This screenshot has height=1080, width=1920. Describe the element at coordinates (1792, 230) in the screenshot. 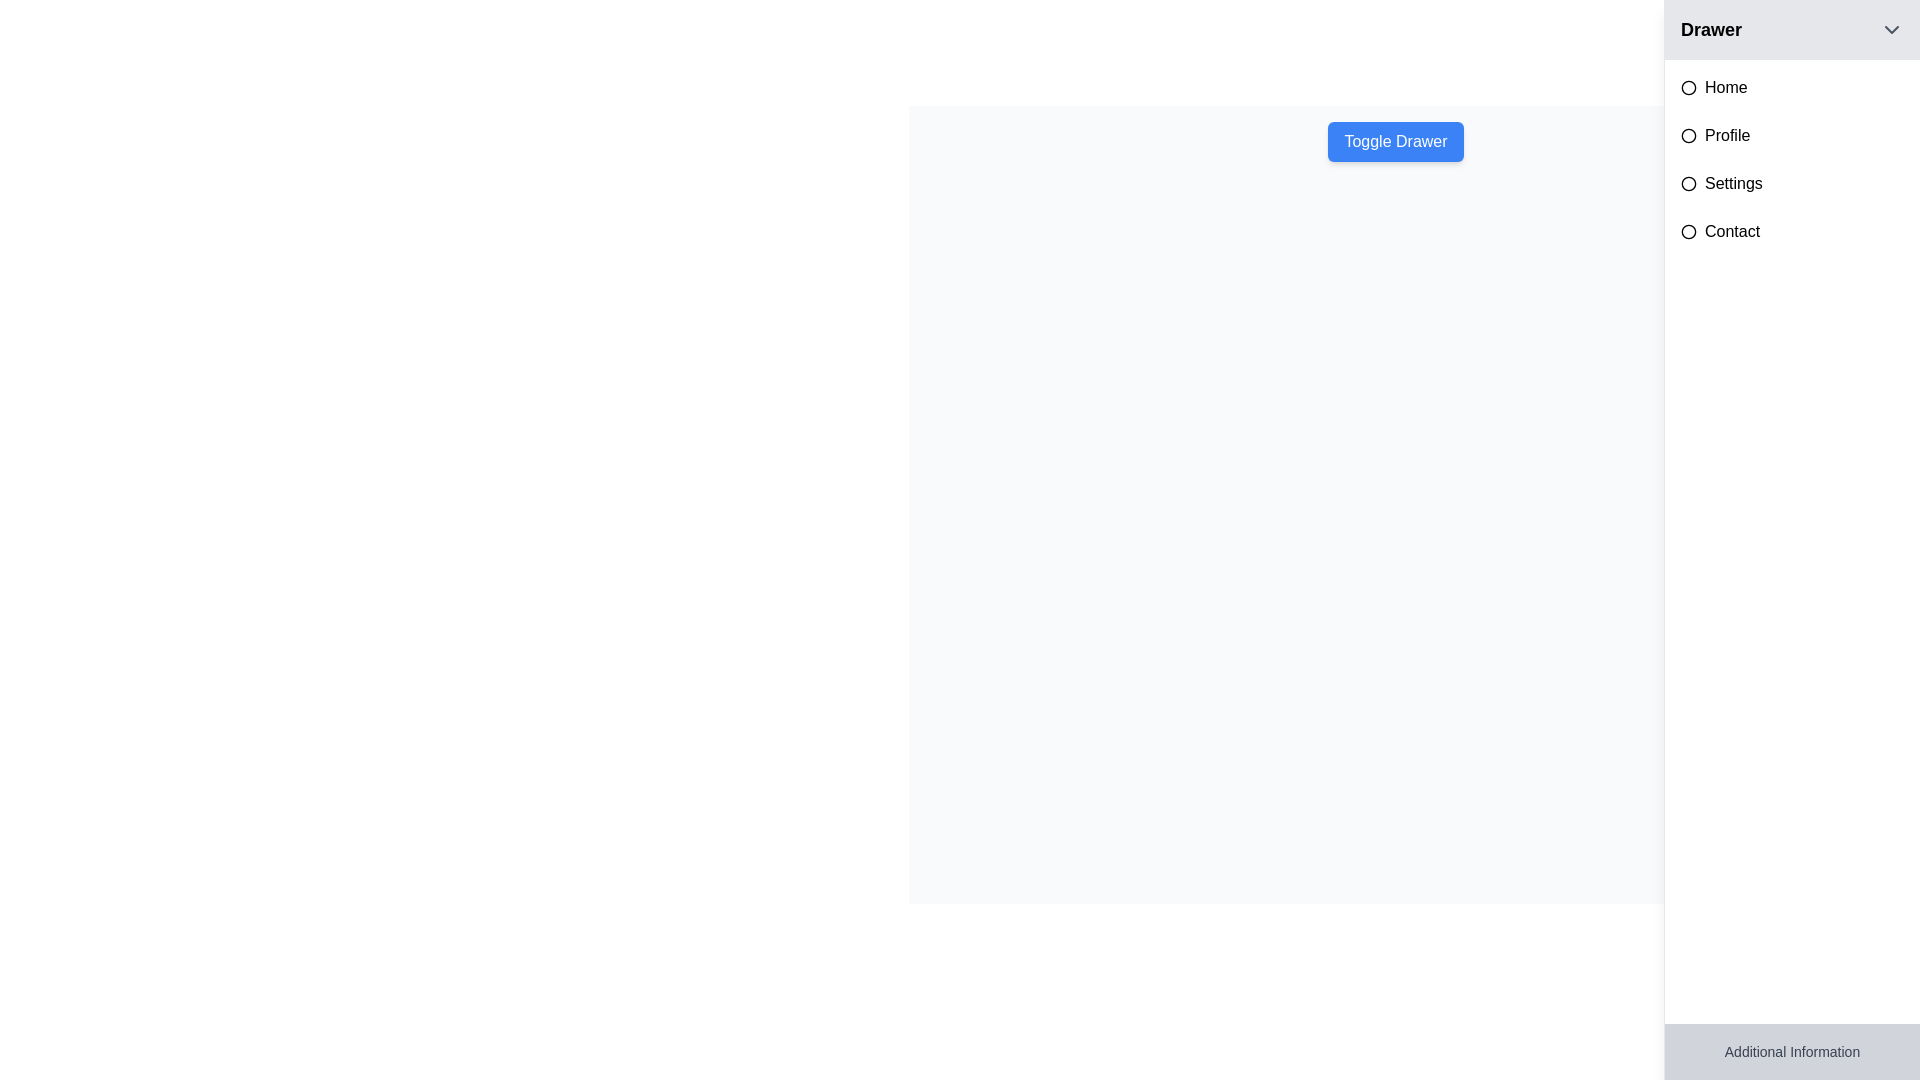

I see `the List item with an icon and label located at the bottommost position of a vertical stack in the right-side drawer` at that location.